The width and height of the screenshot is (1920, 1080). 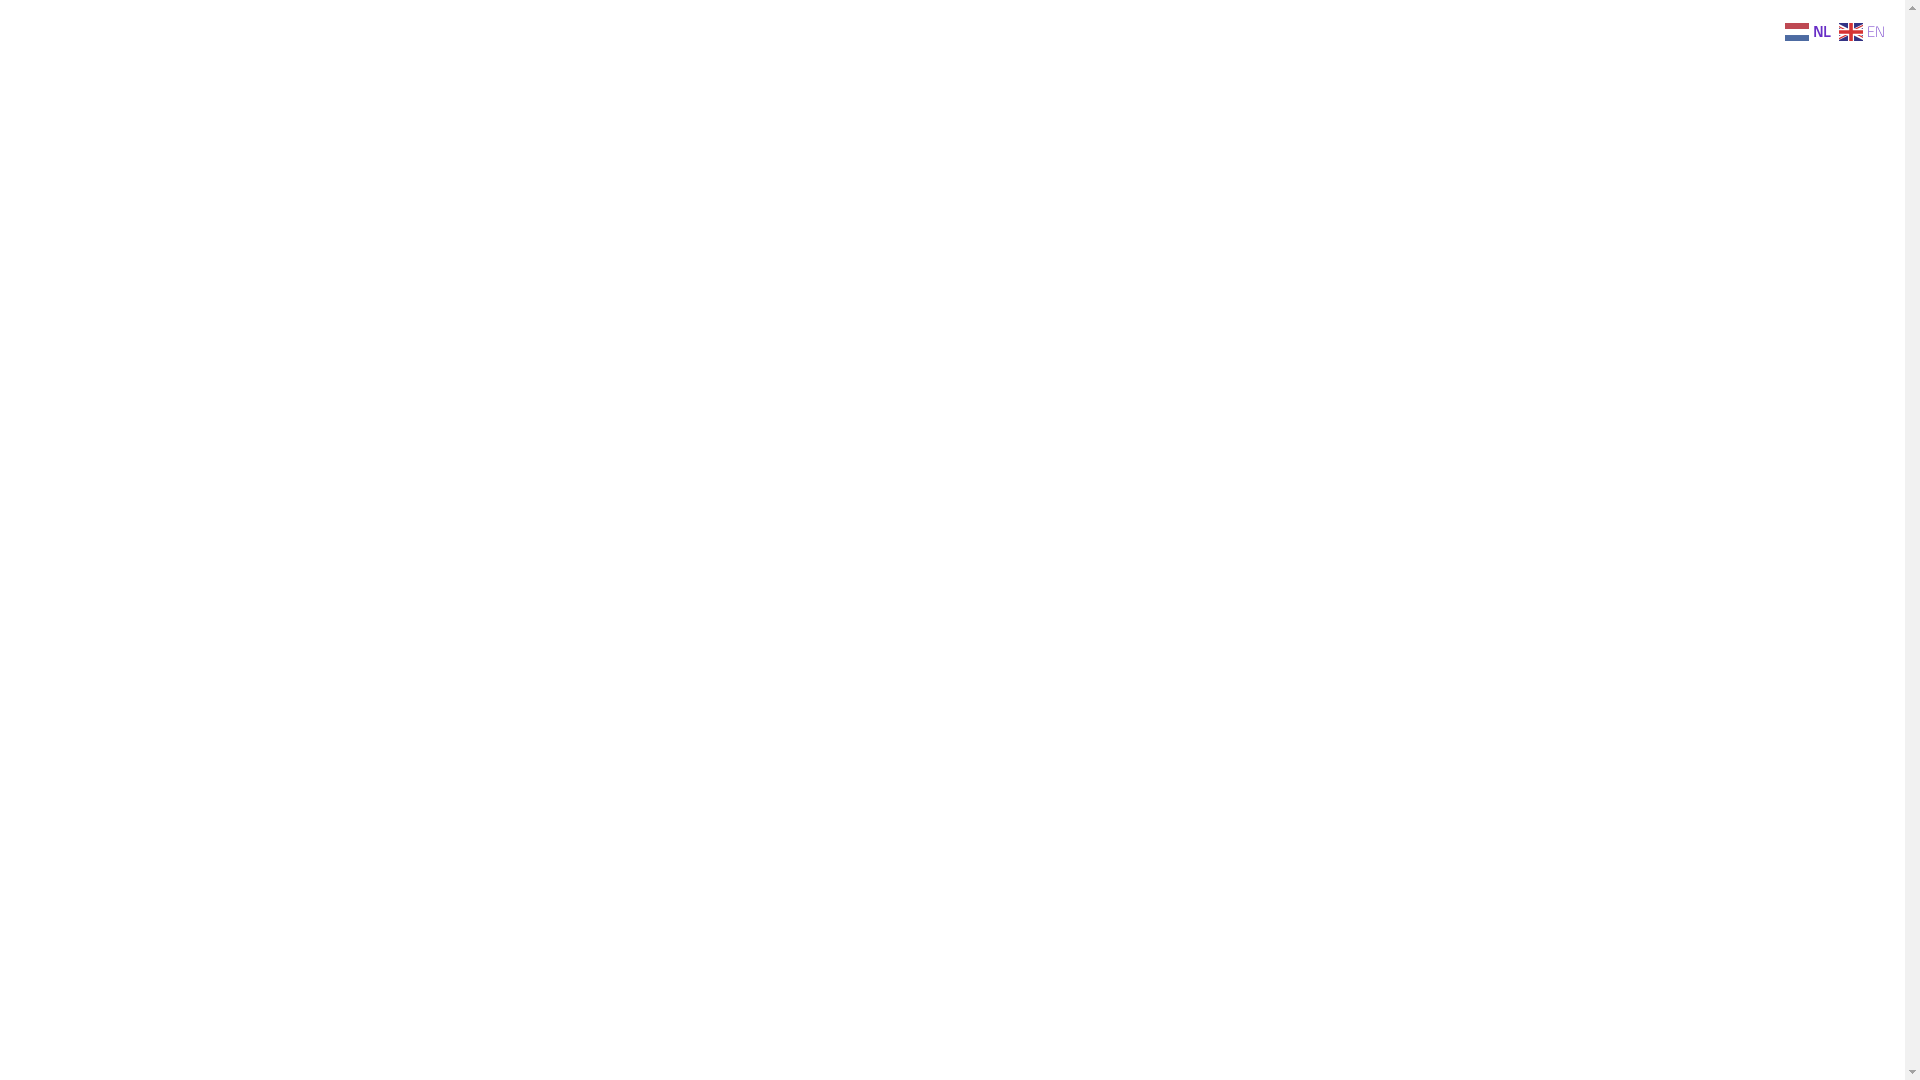 I want to click on 'EN', so click(x=1838, y=29).